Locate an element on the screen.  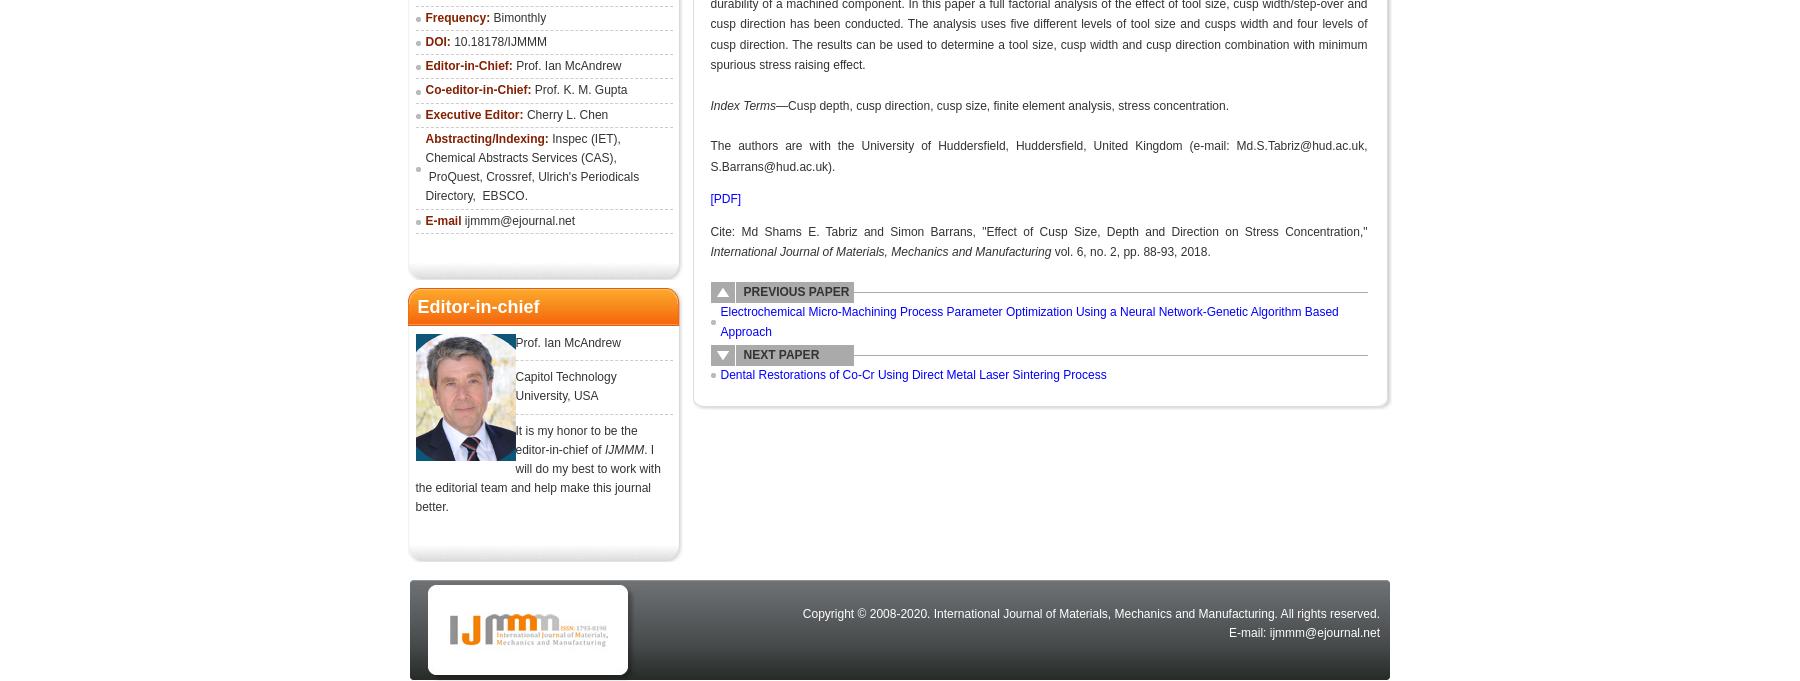
'International Journal of Materials, Mechanics and Manufacturing' is located at coordinates (882, 250).